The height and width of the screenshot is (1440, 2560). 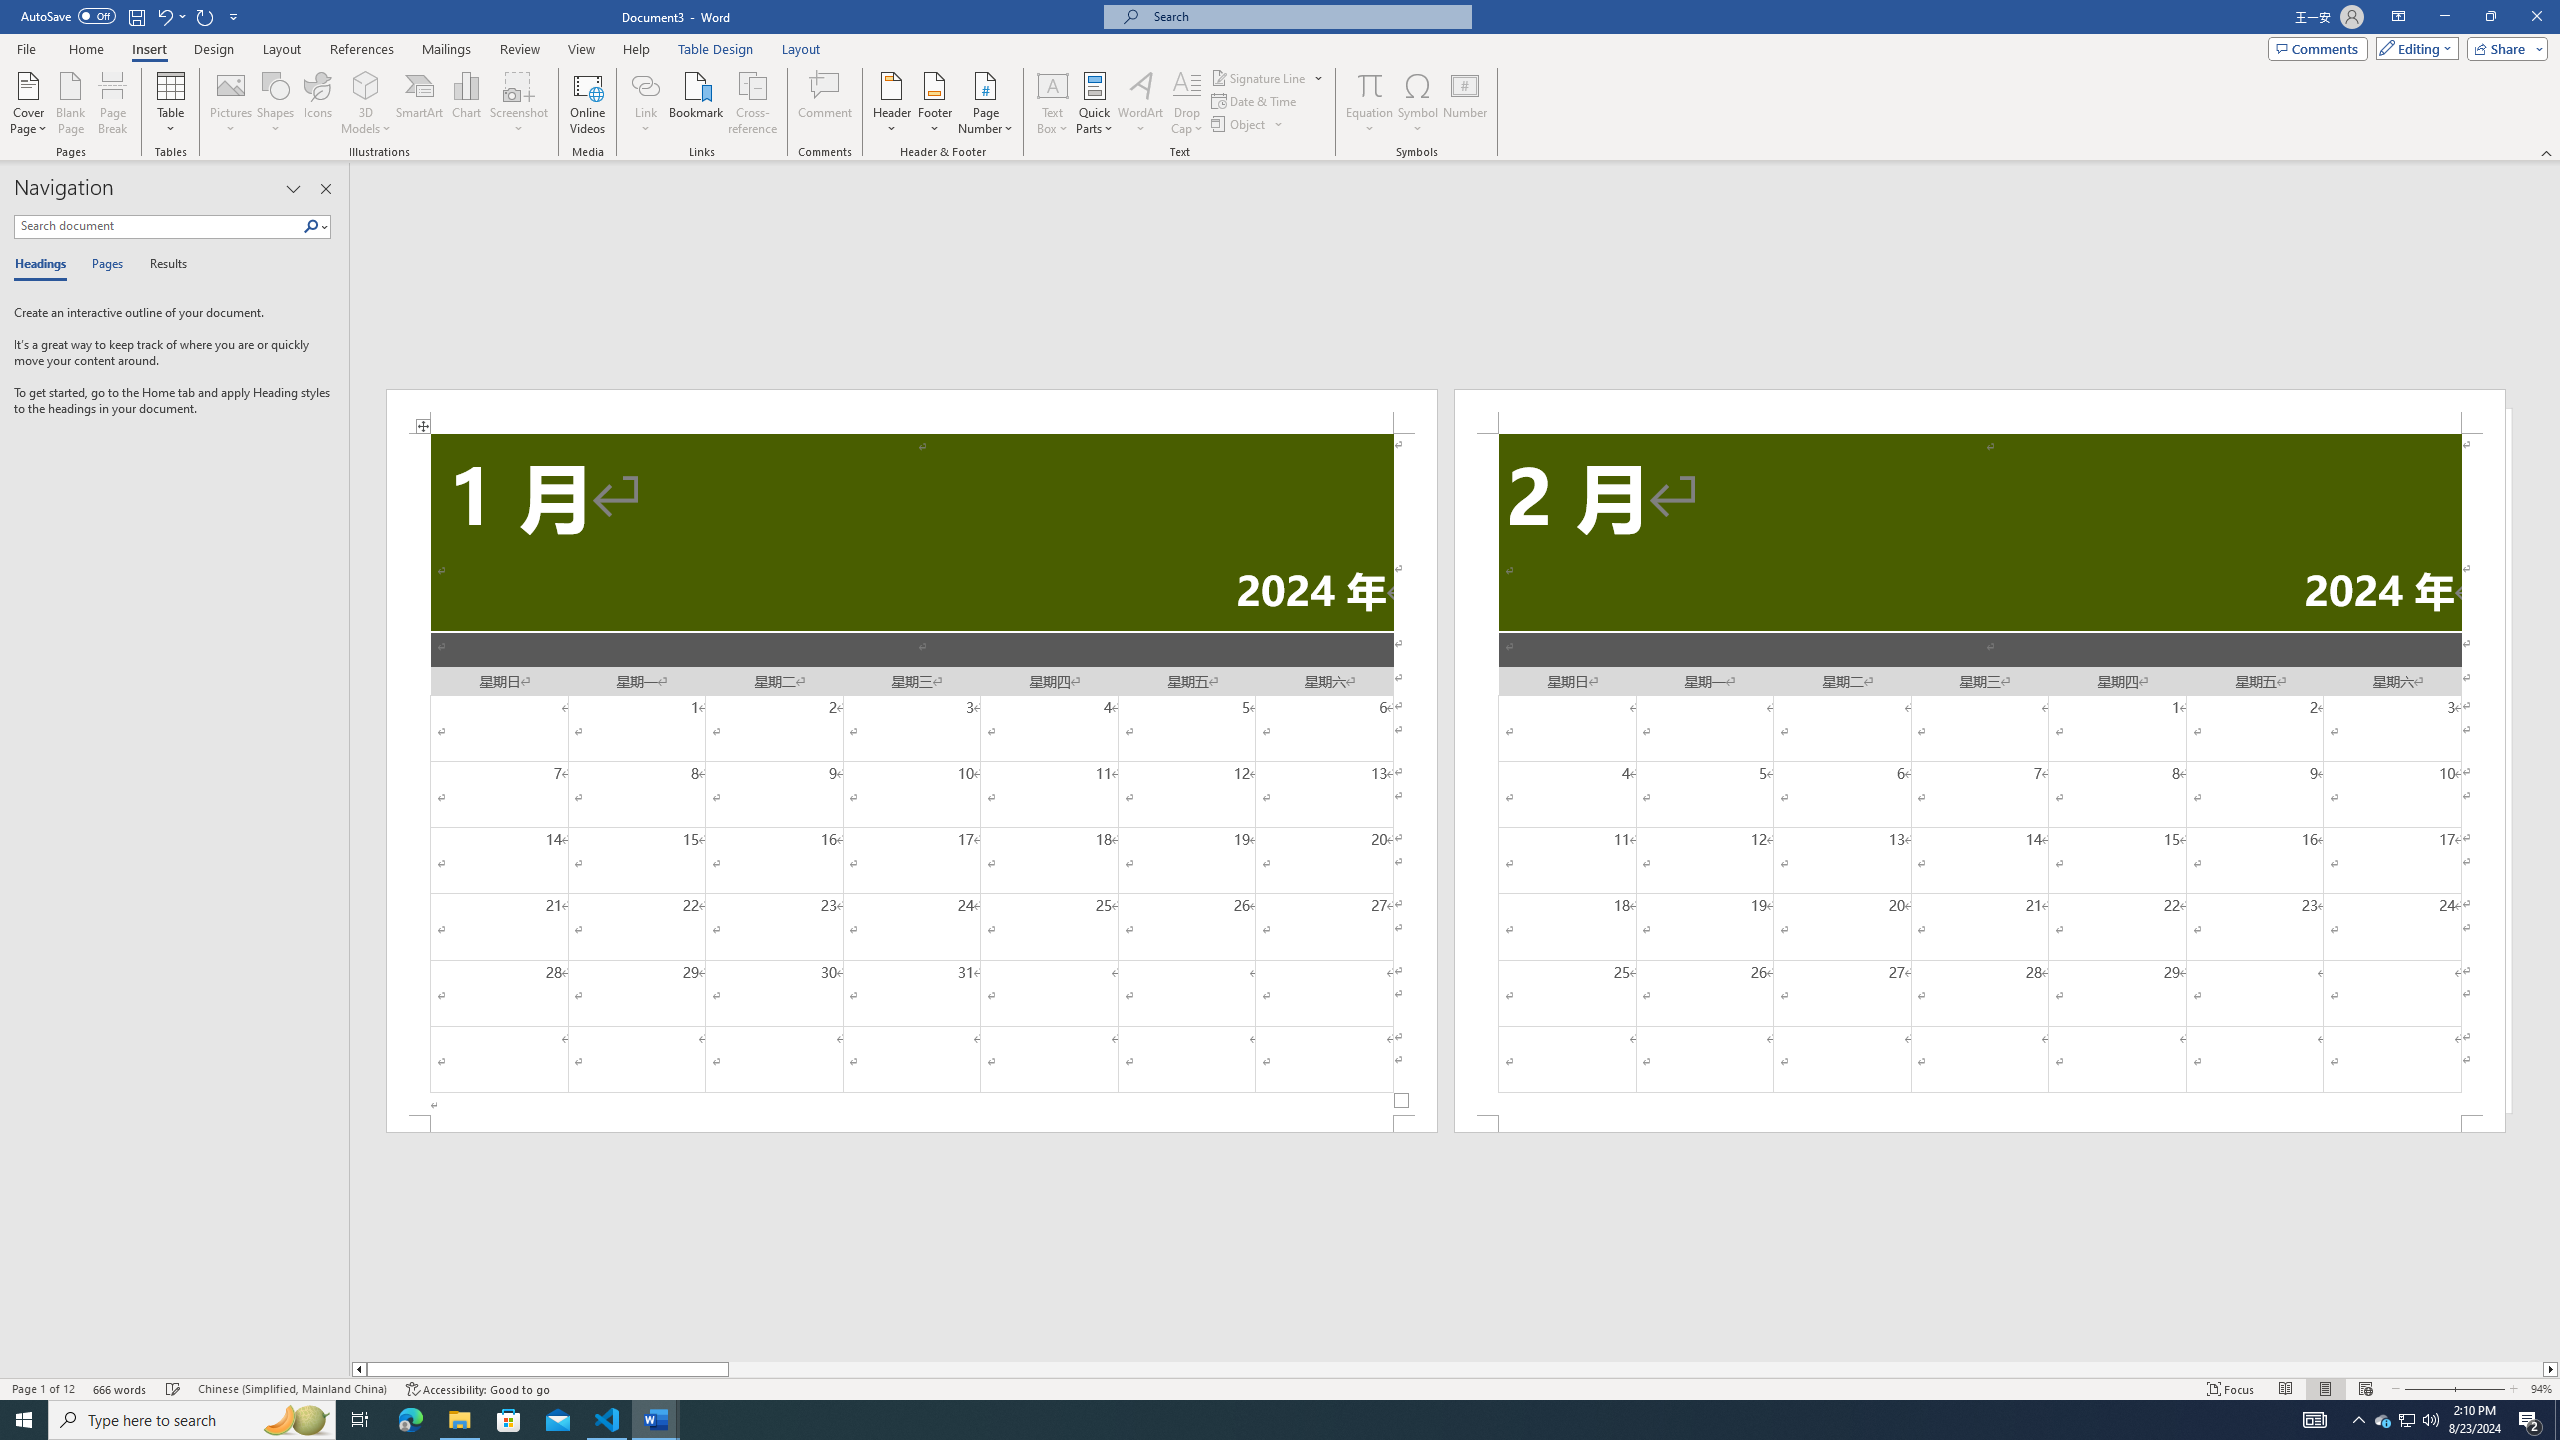 I want to click on 'Collapse the Ribbon', so click(x=2547, y=153).